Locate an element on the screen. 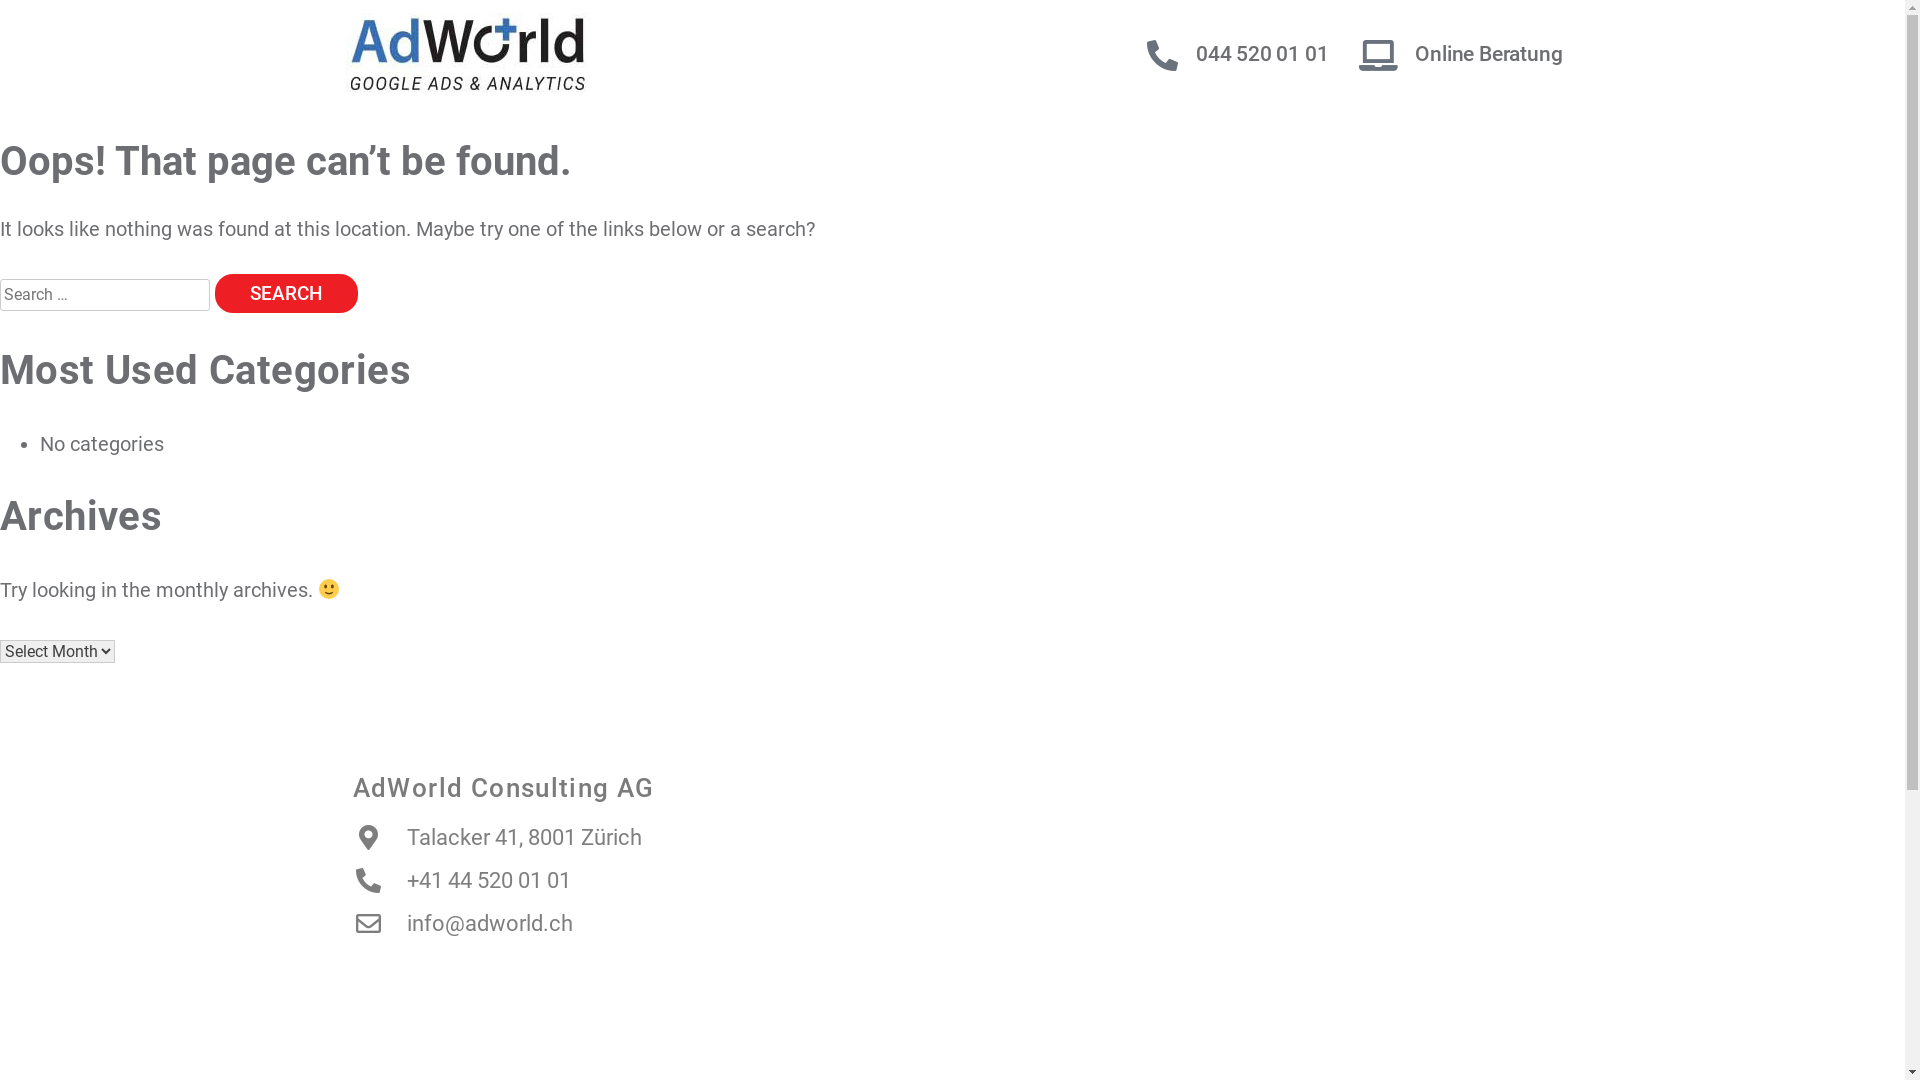 The width and height of the screenshot is (1920, 1080). '044 520 01 01' is located at coordinates (1261, 53).